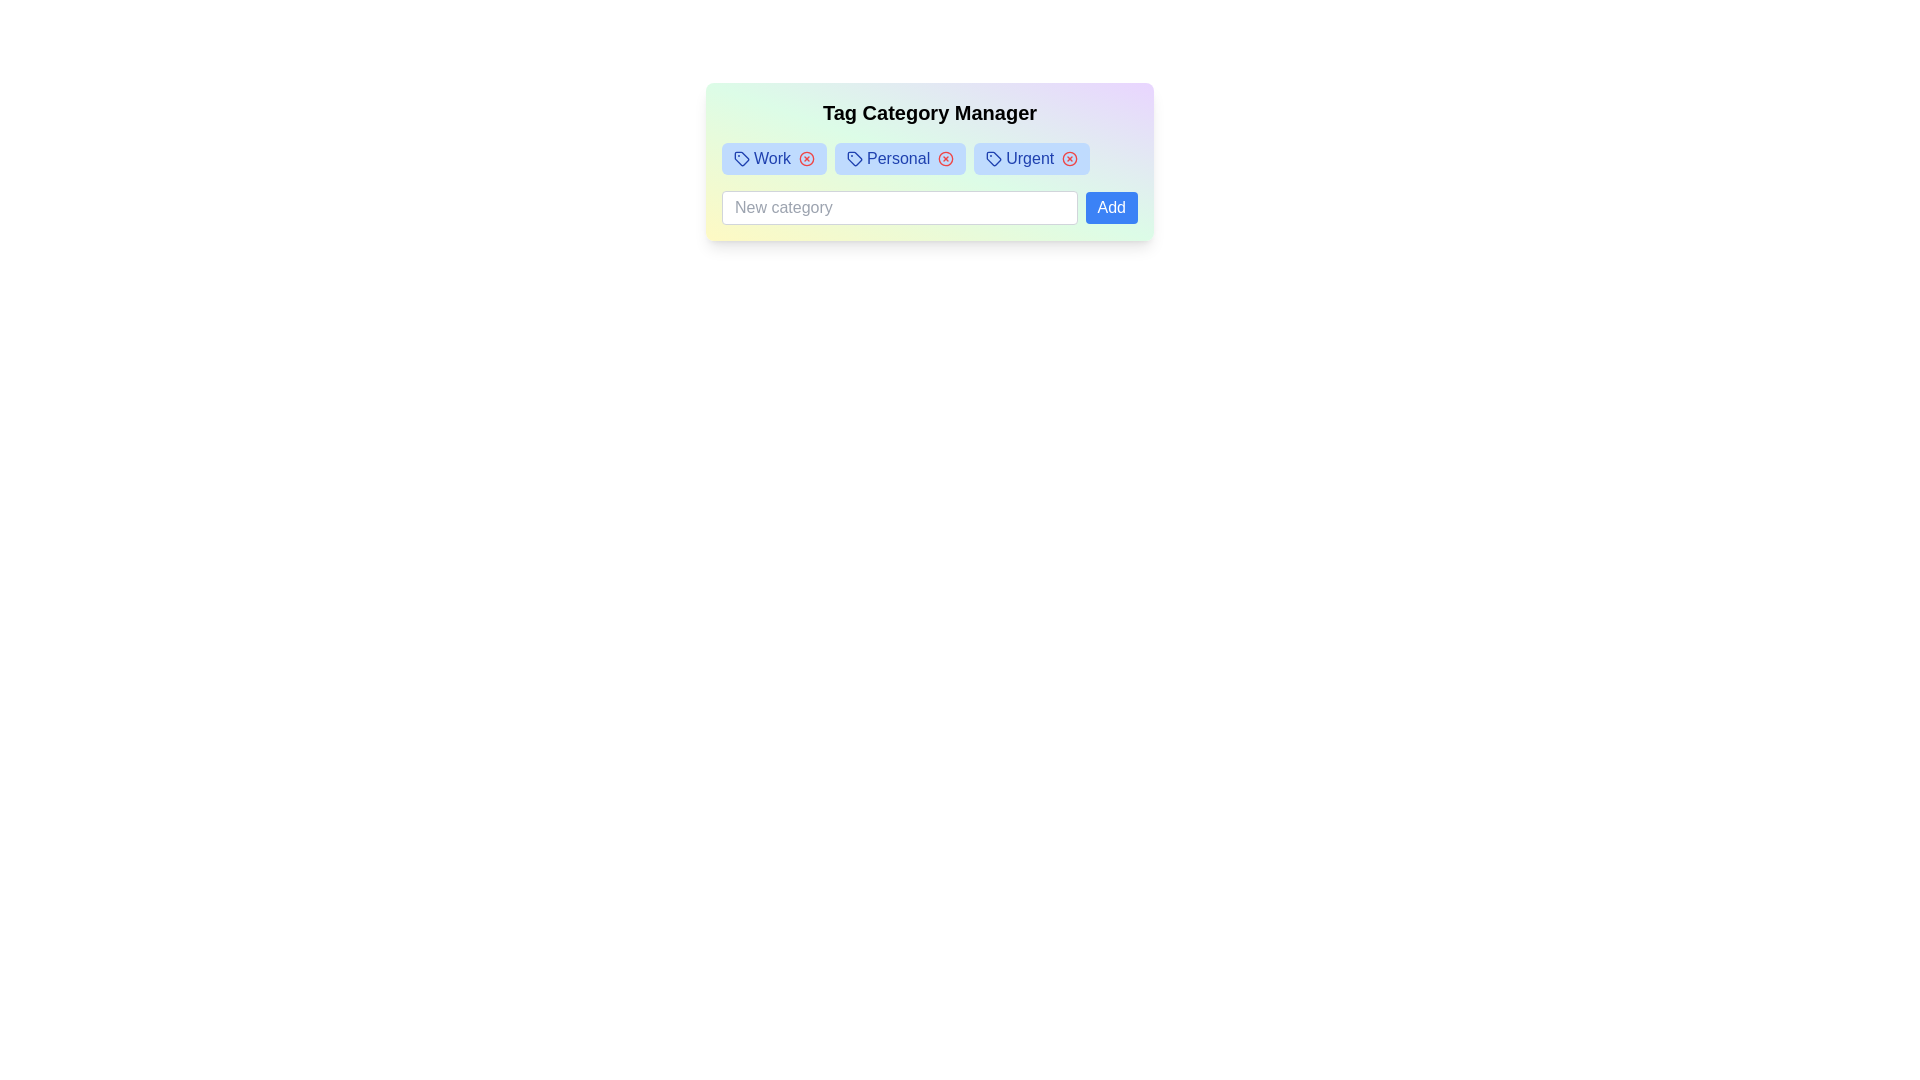 This screenshot has height=1080, width=1920. I want to click on the Text Label that serves as the title or header for the card, positioned at the top of the card above other elements, so click(929, 112).